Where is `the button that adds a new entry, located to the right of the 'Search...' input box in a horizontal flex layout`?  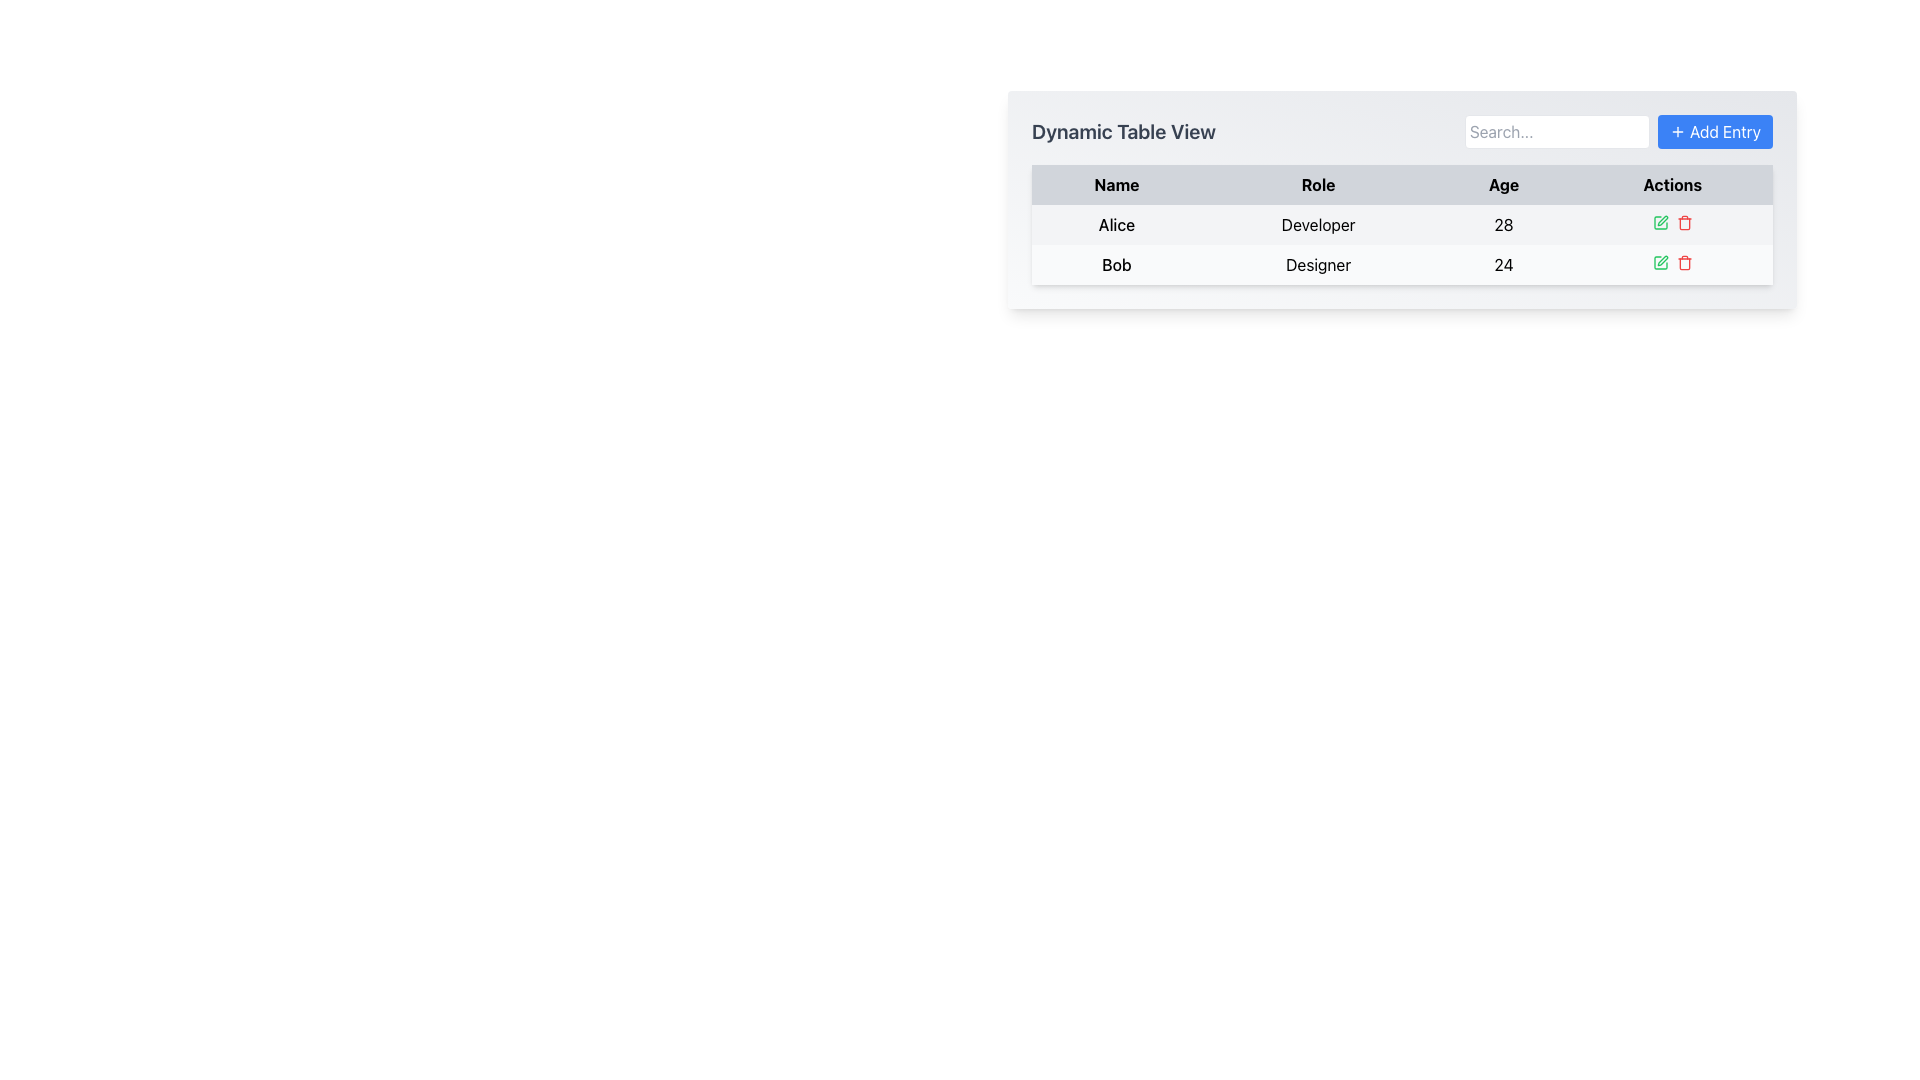 the button that adds a new entry, located to the right of the 'Search...' input box in a horizontal flex layout is located at coordinates (1714, 131).